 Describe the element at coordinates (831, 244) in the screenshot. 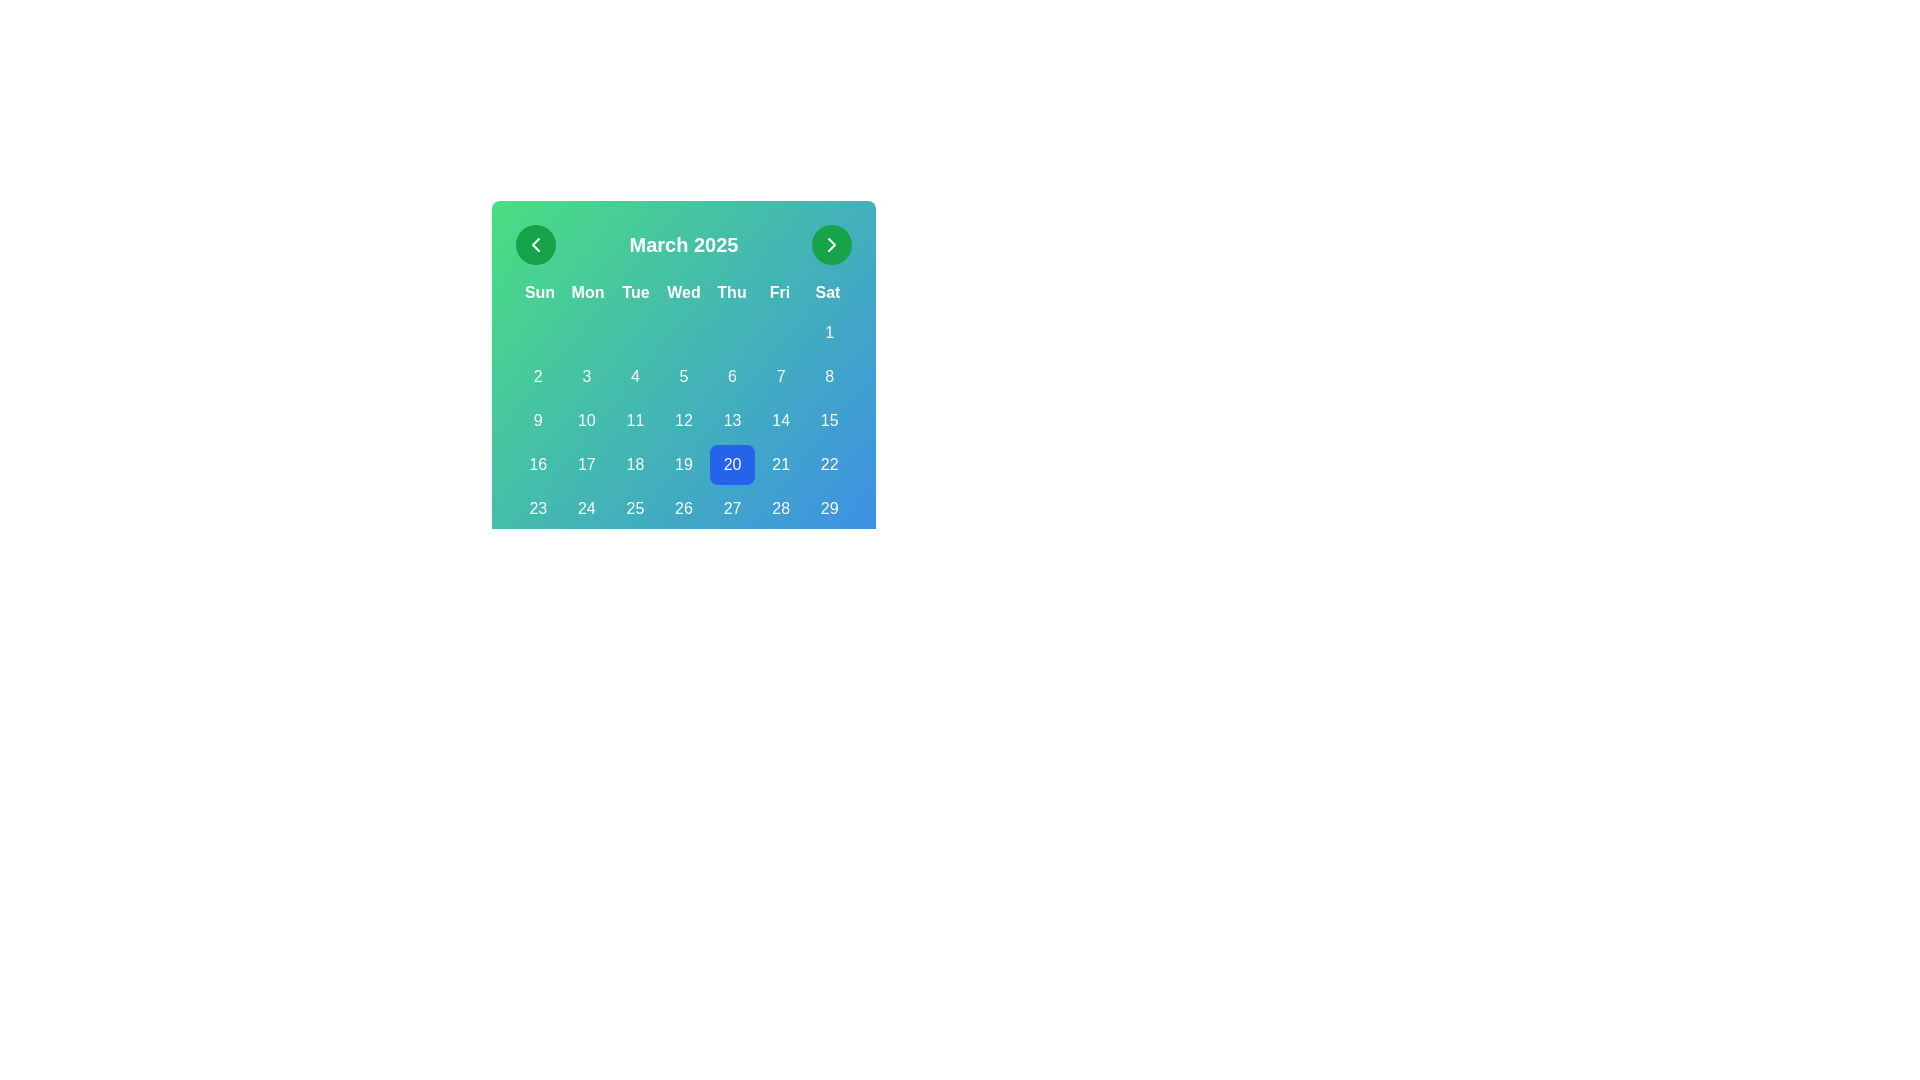

I see `the circular green button with a rightward pointing chevron icon located on the right side of the calendar header to trigger the hover effect` at that location.